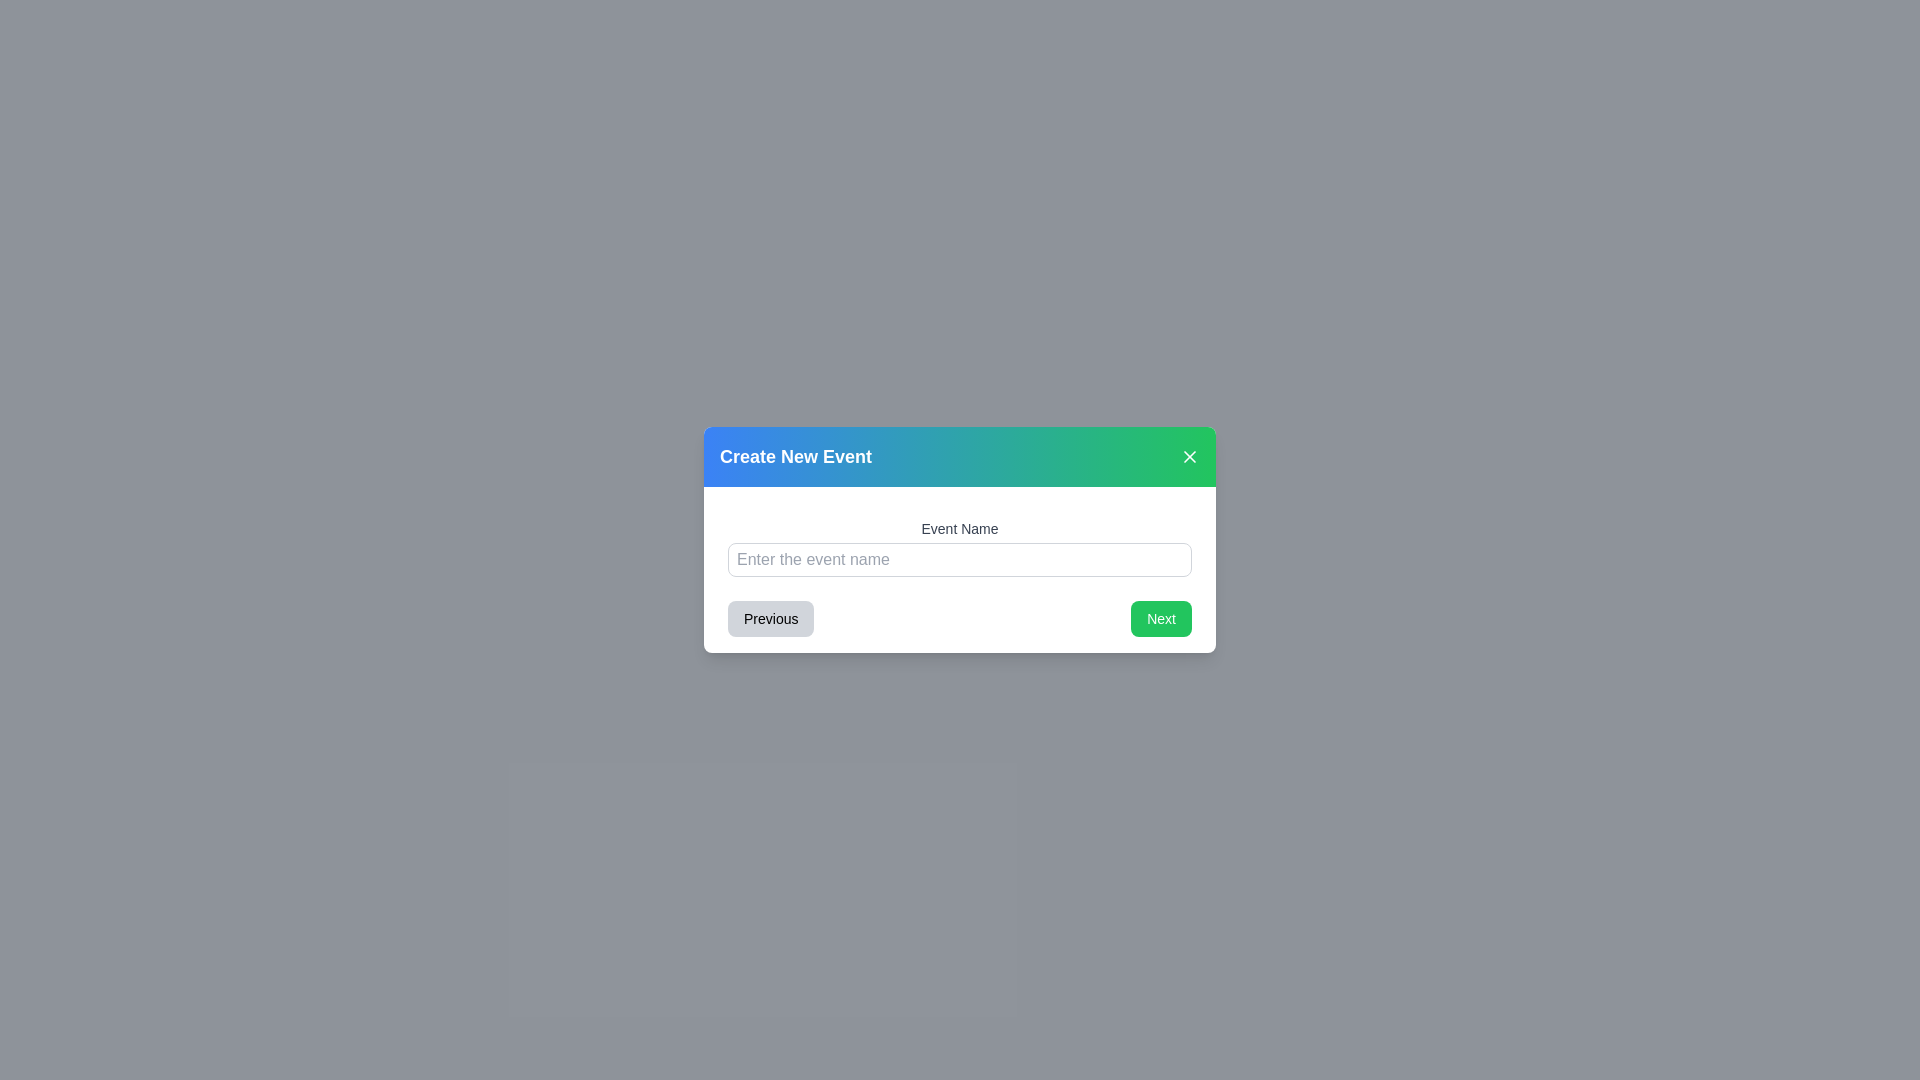  What do you see at coordinates (960, 527) in the screenshot?
I see `the 'Event Name' label, which is displayed in gray color and located at the top center of the modal box, above the input field for entering the event name` at bounding box center [960, 527].